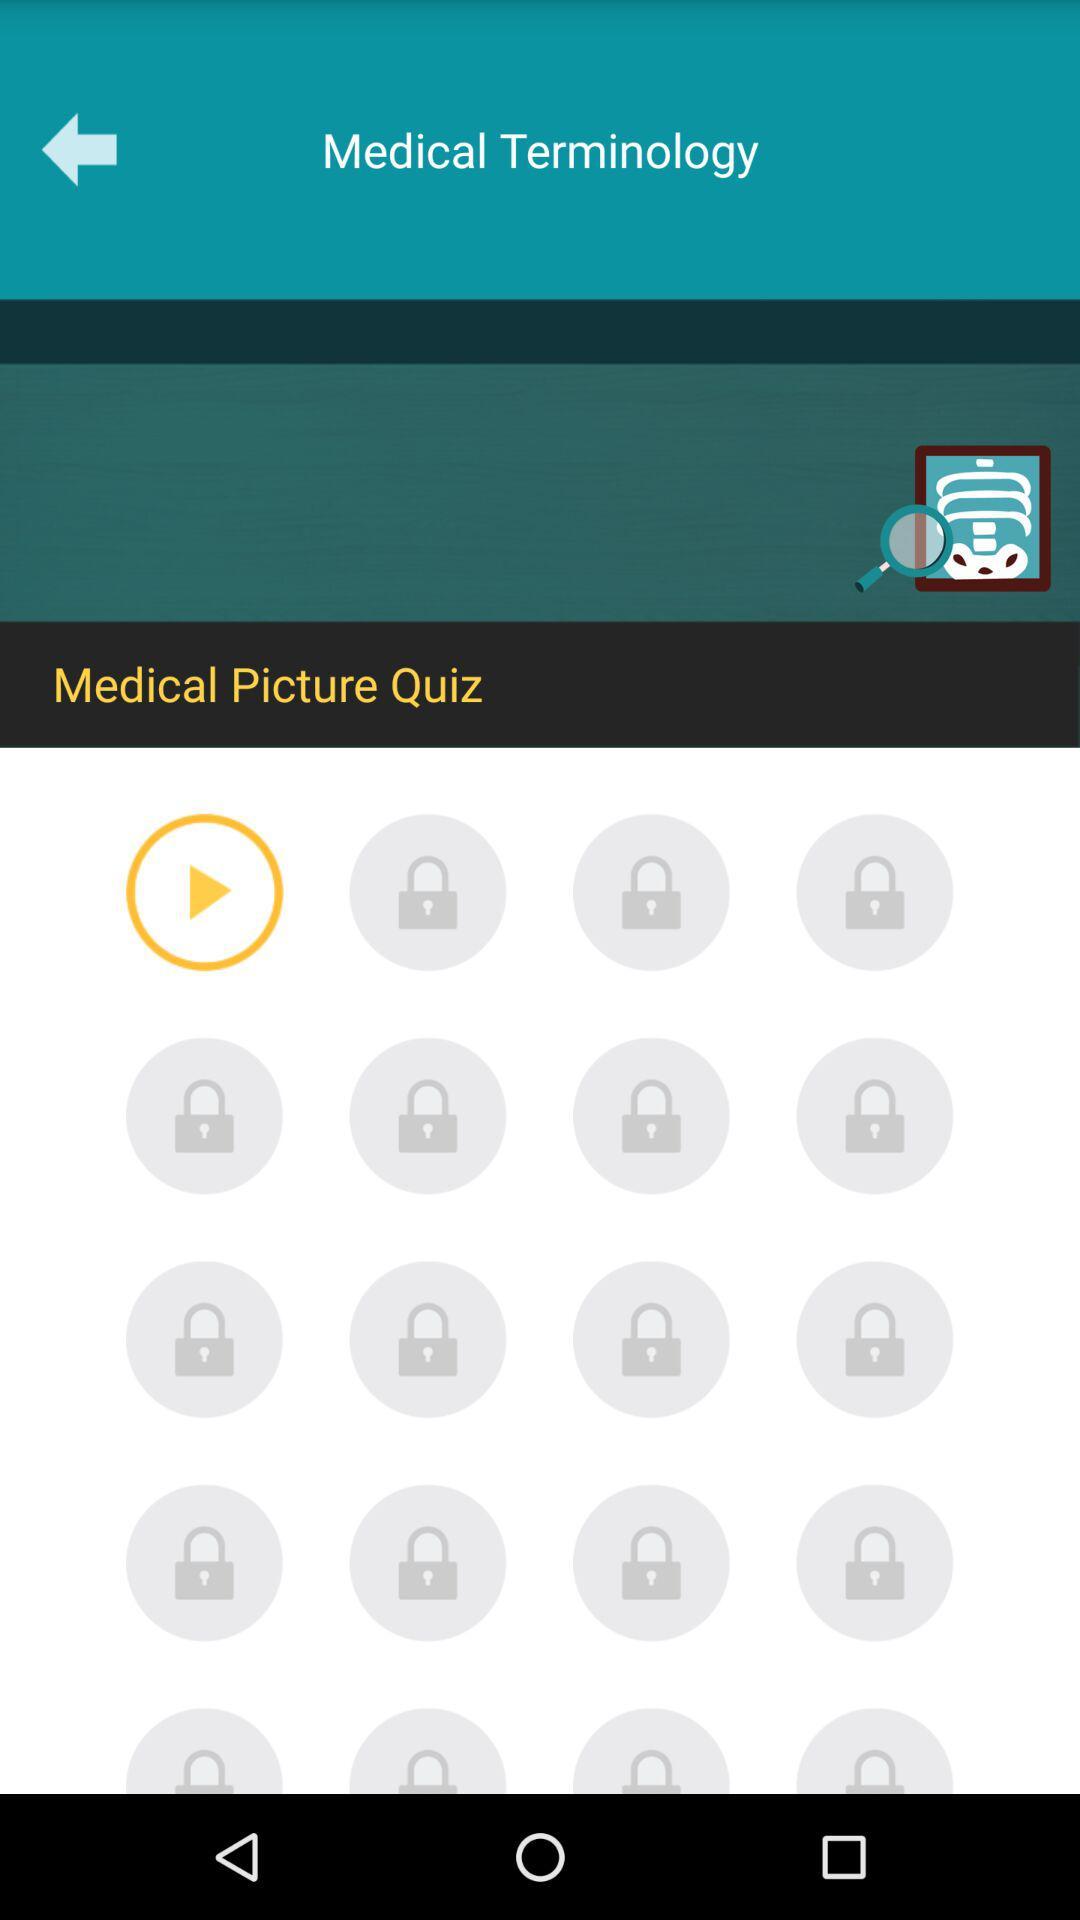 This screenshot has height=1920, width=1080. I want to click on unlock quiz, so click(874, 1749).